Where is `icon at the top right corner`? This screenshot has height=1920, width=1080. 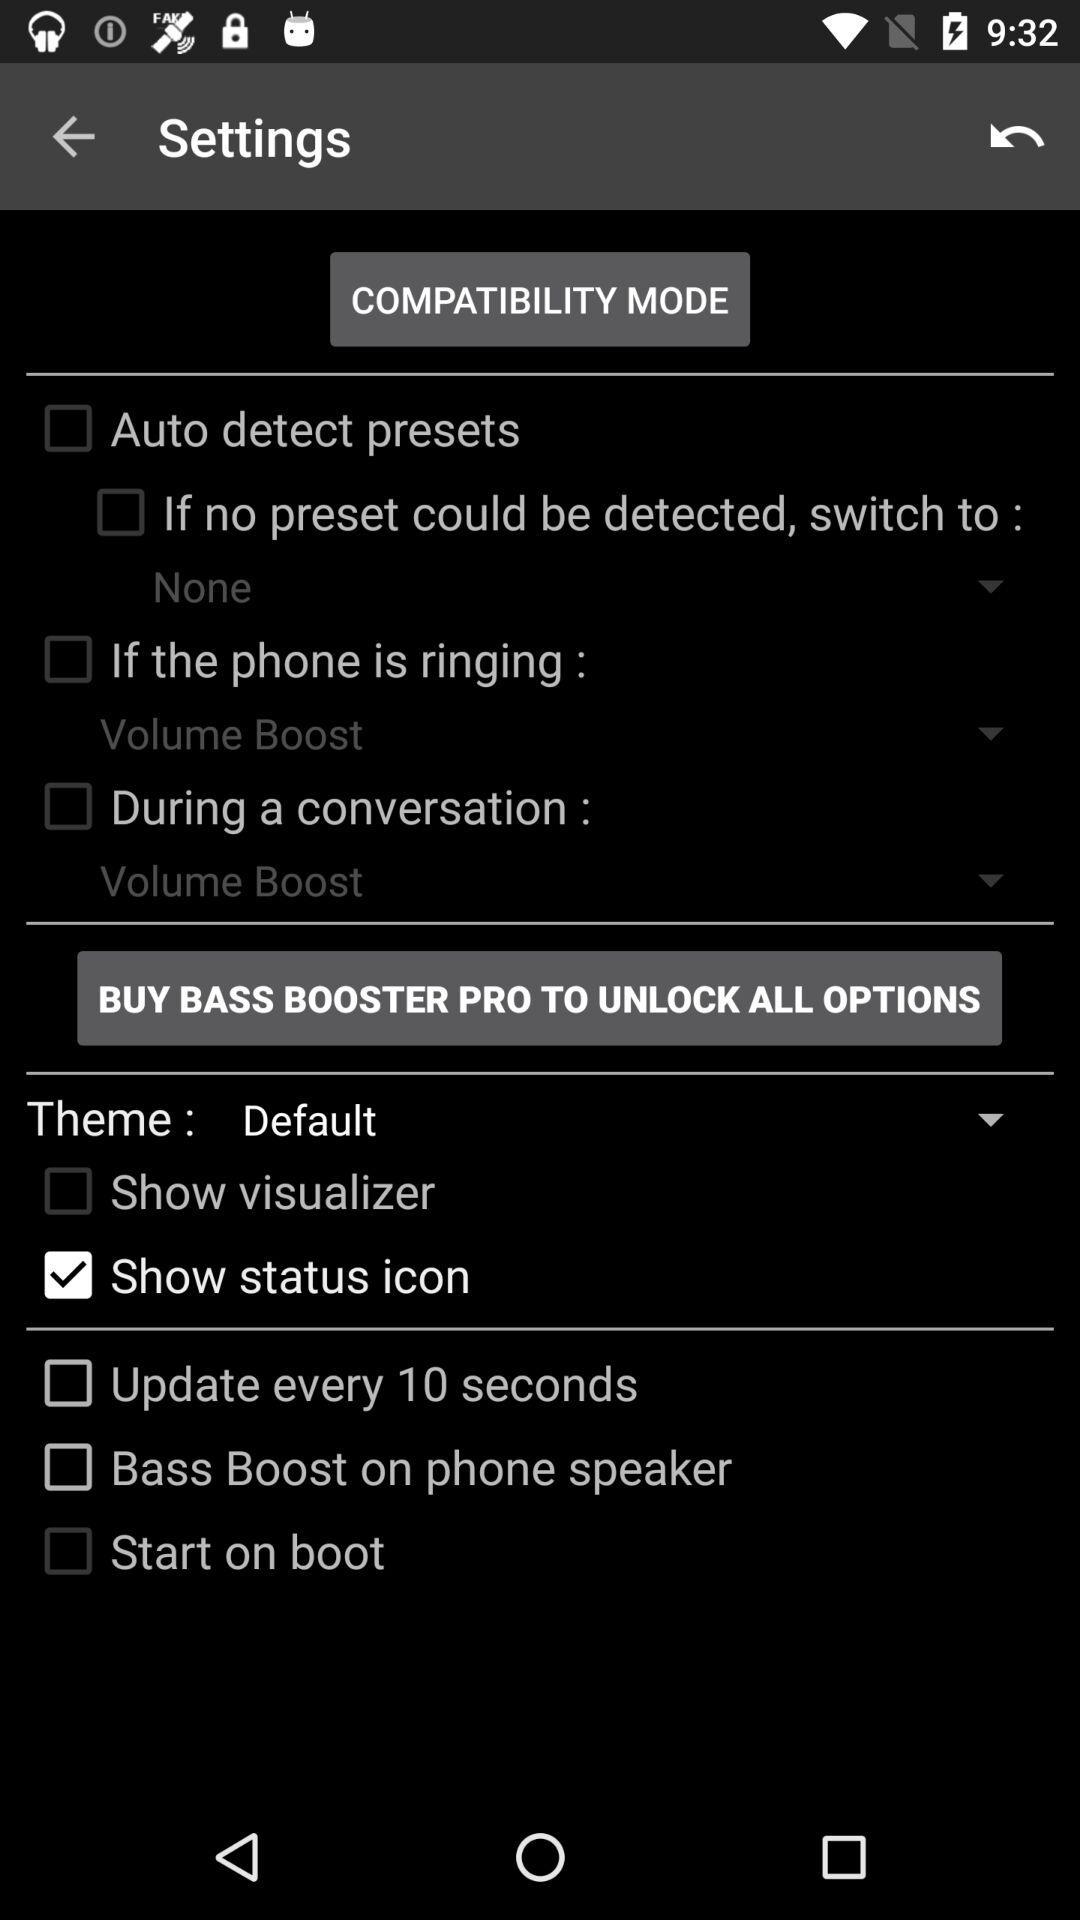 icon at the top right corner is located at coordinates (1017, 135).